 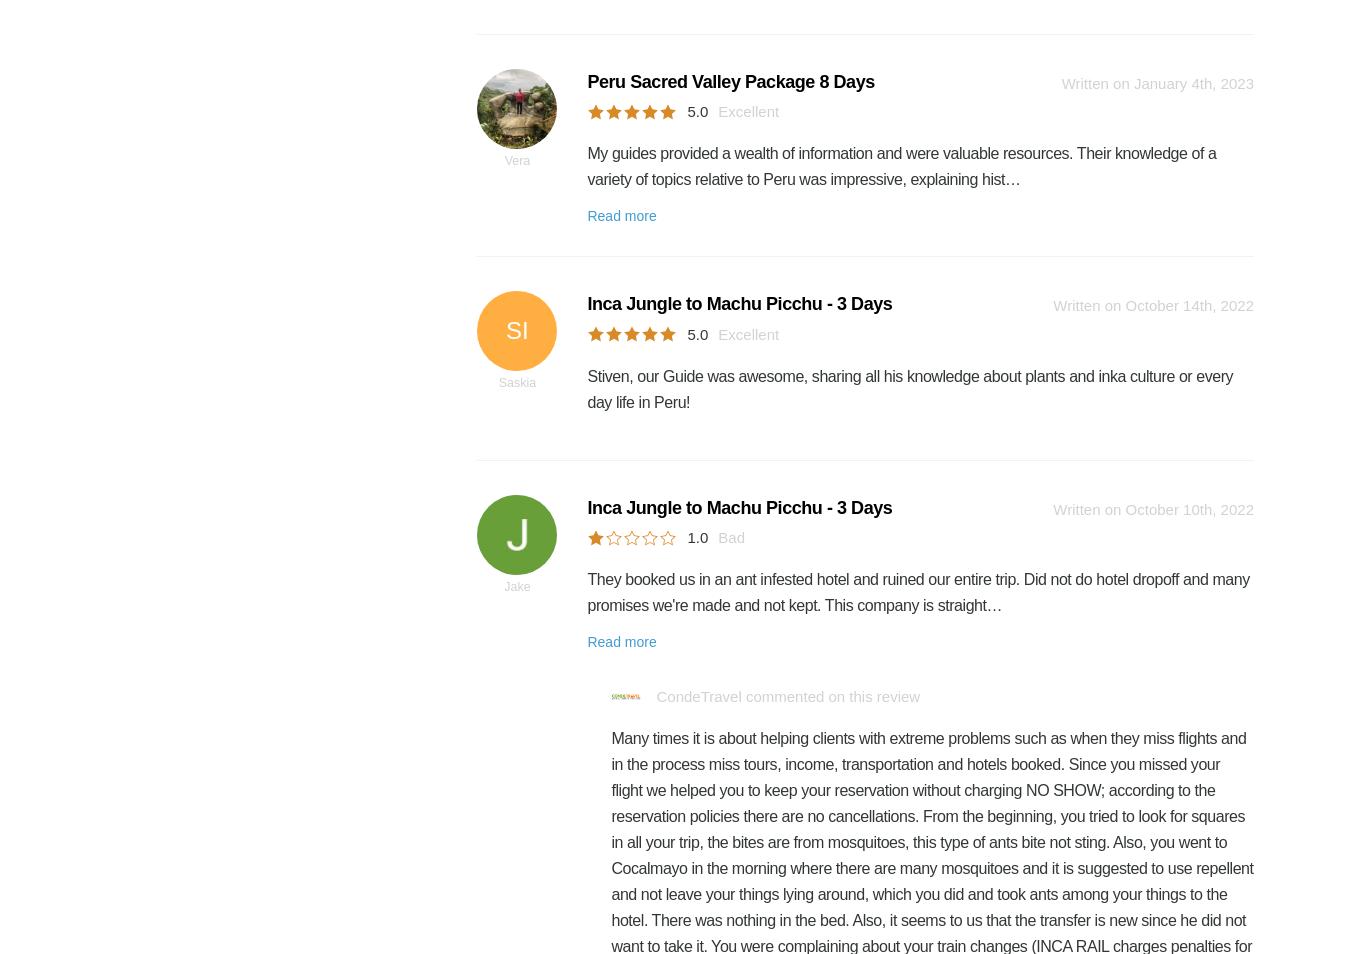 What do you see at coordinates (1157, 81) in the screenshot?
I see `'Written on January 4th, 2023'` at bounding box center [1157, 81].